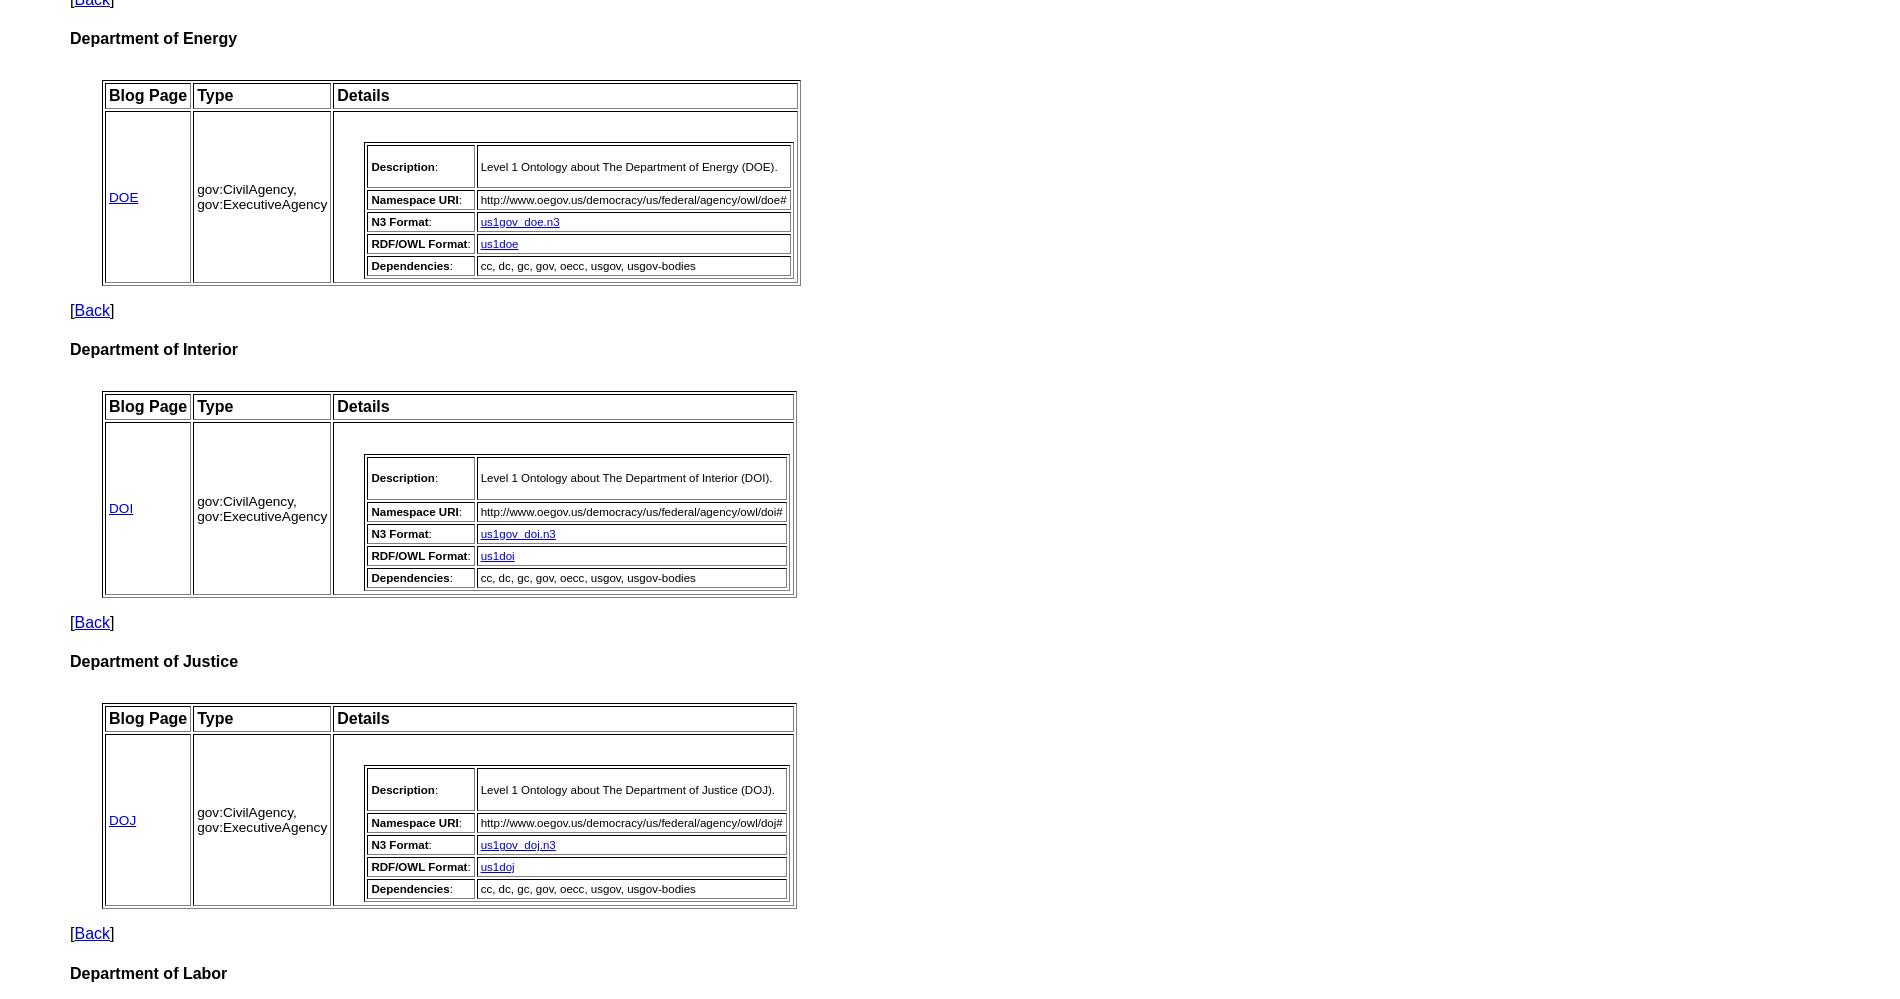  Describe the element at coordinates (109, 195) in the screenshot. I see `'DOE'` at that location.